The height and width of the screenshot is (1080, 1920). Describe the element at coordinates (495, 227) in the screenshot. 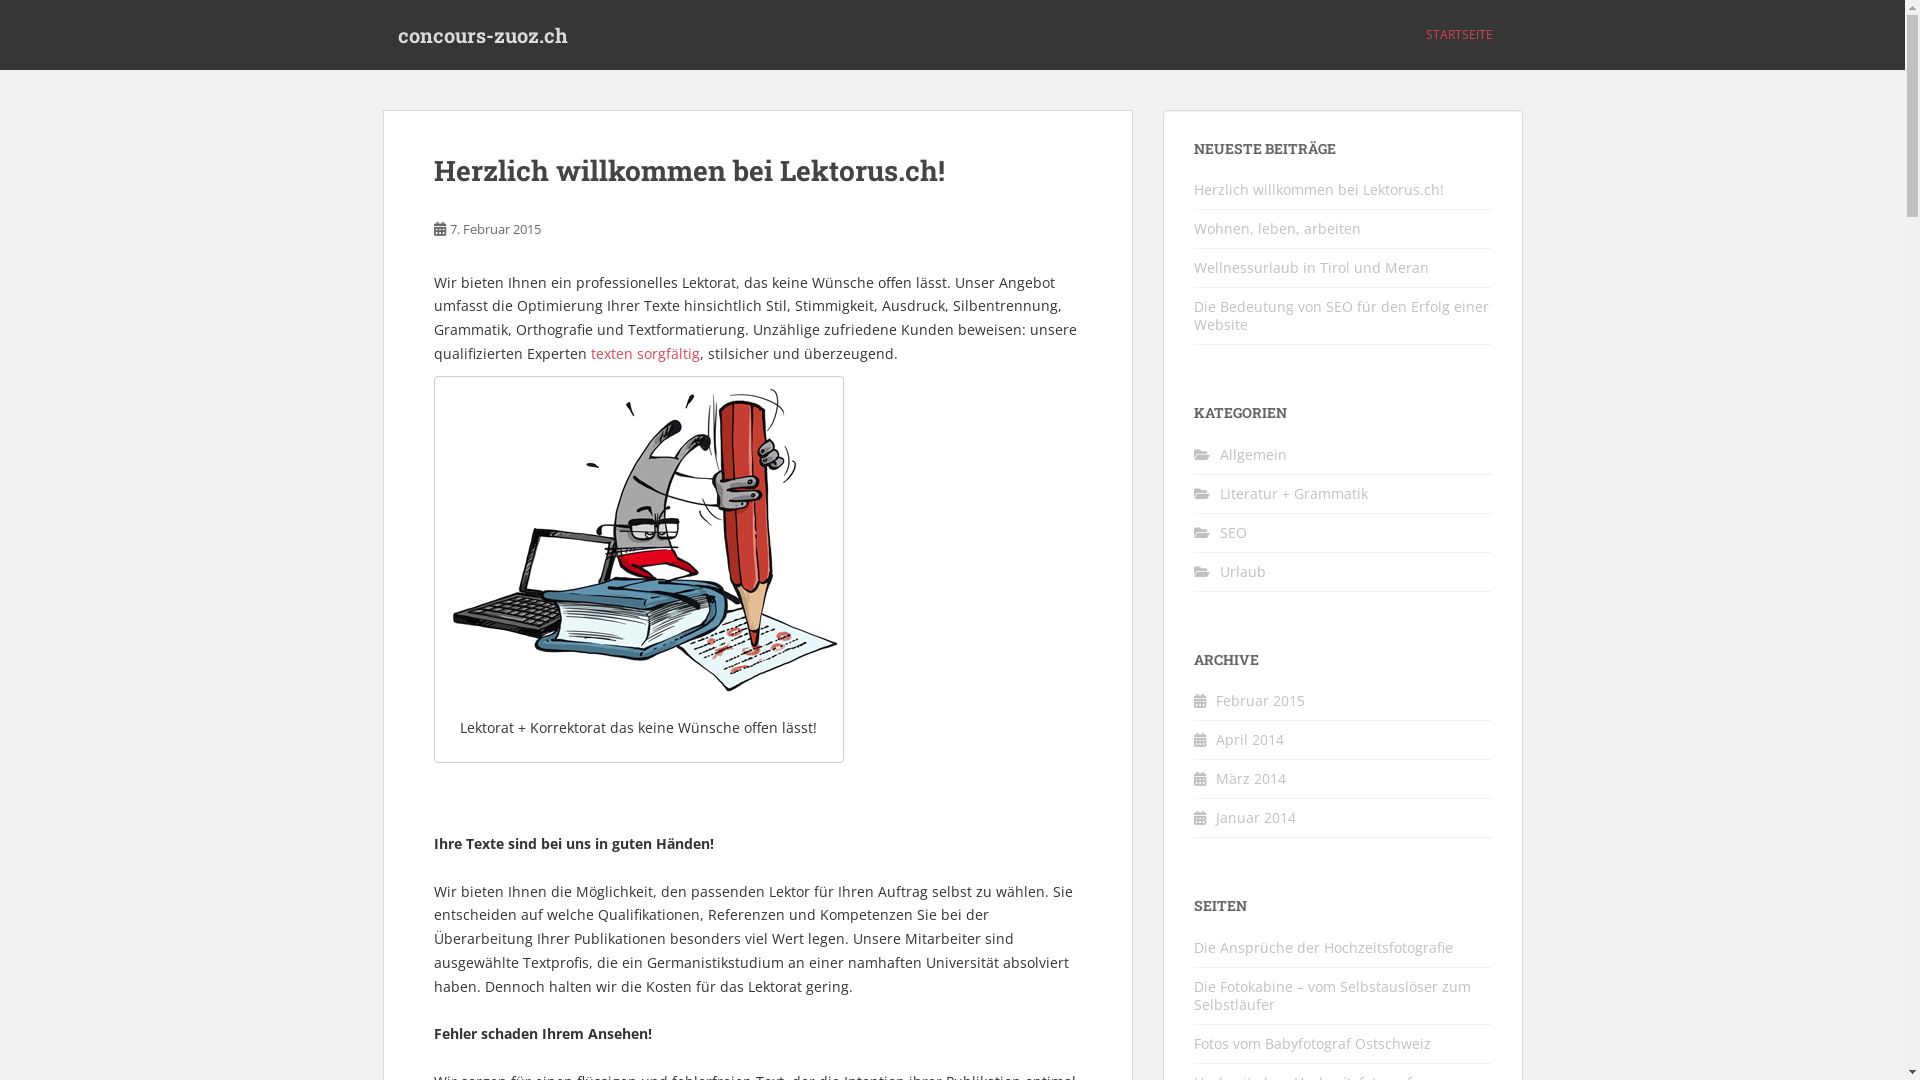

I see `'7. Februar 2015'` at that location.